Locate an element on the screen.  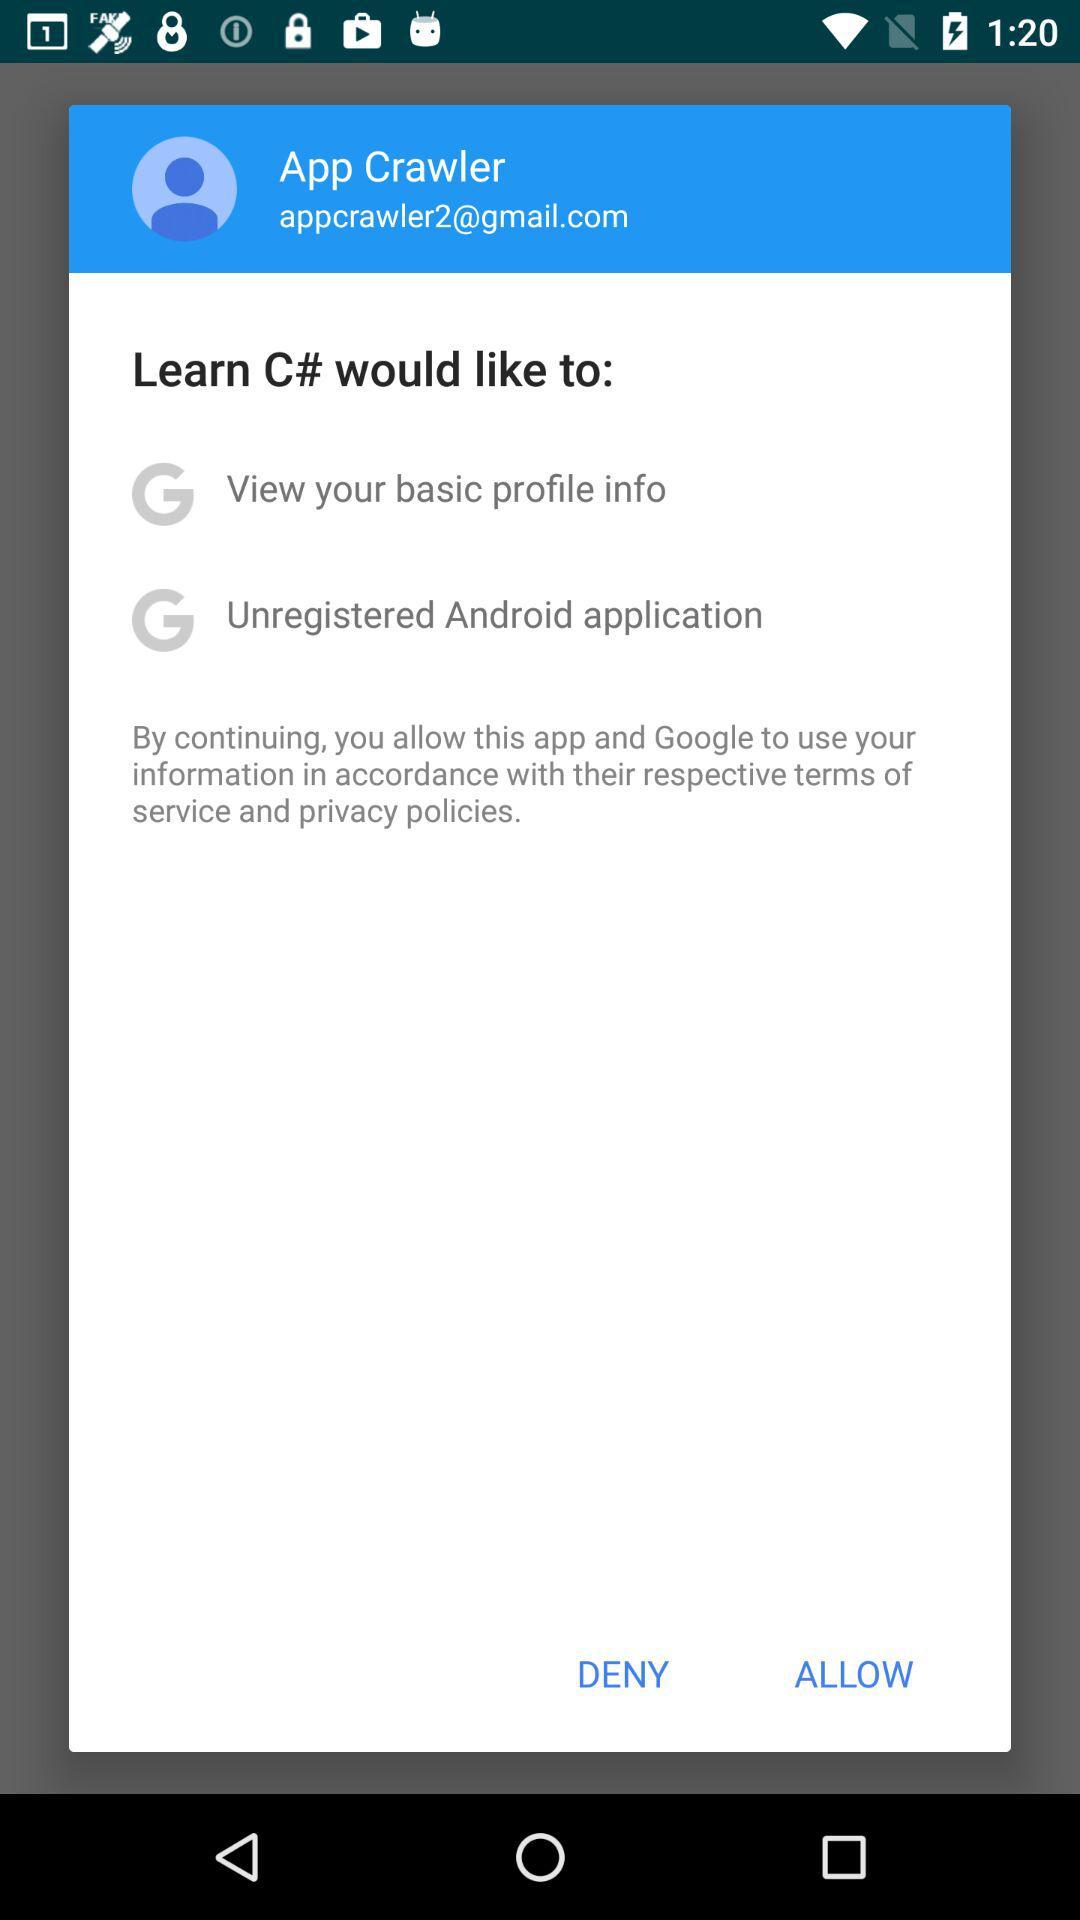
the app below the by continuing you app is located at coordinates (621, 1673).